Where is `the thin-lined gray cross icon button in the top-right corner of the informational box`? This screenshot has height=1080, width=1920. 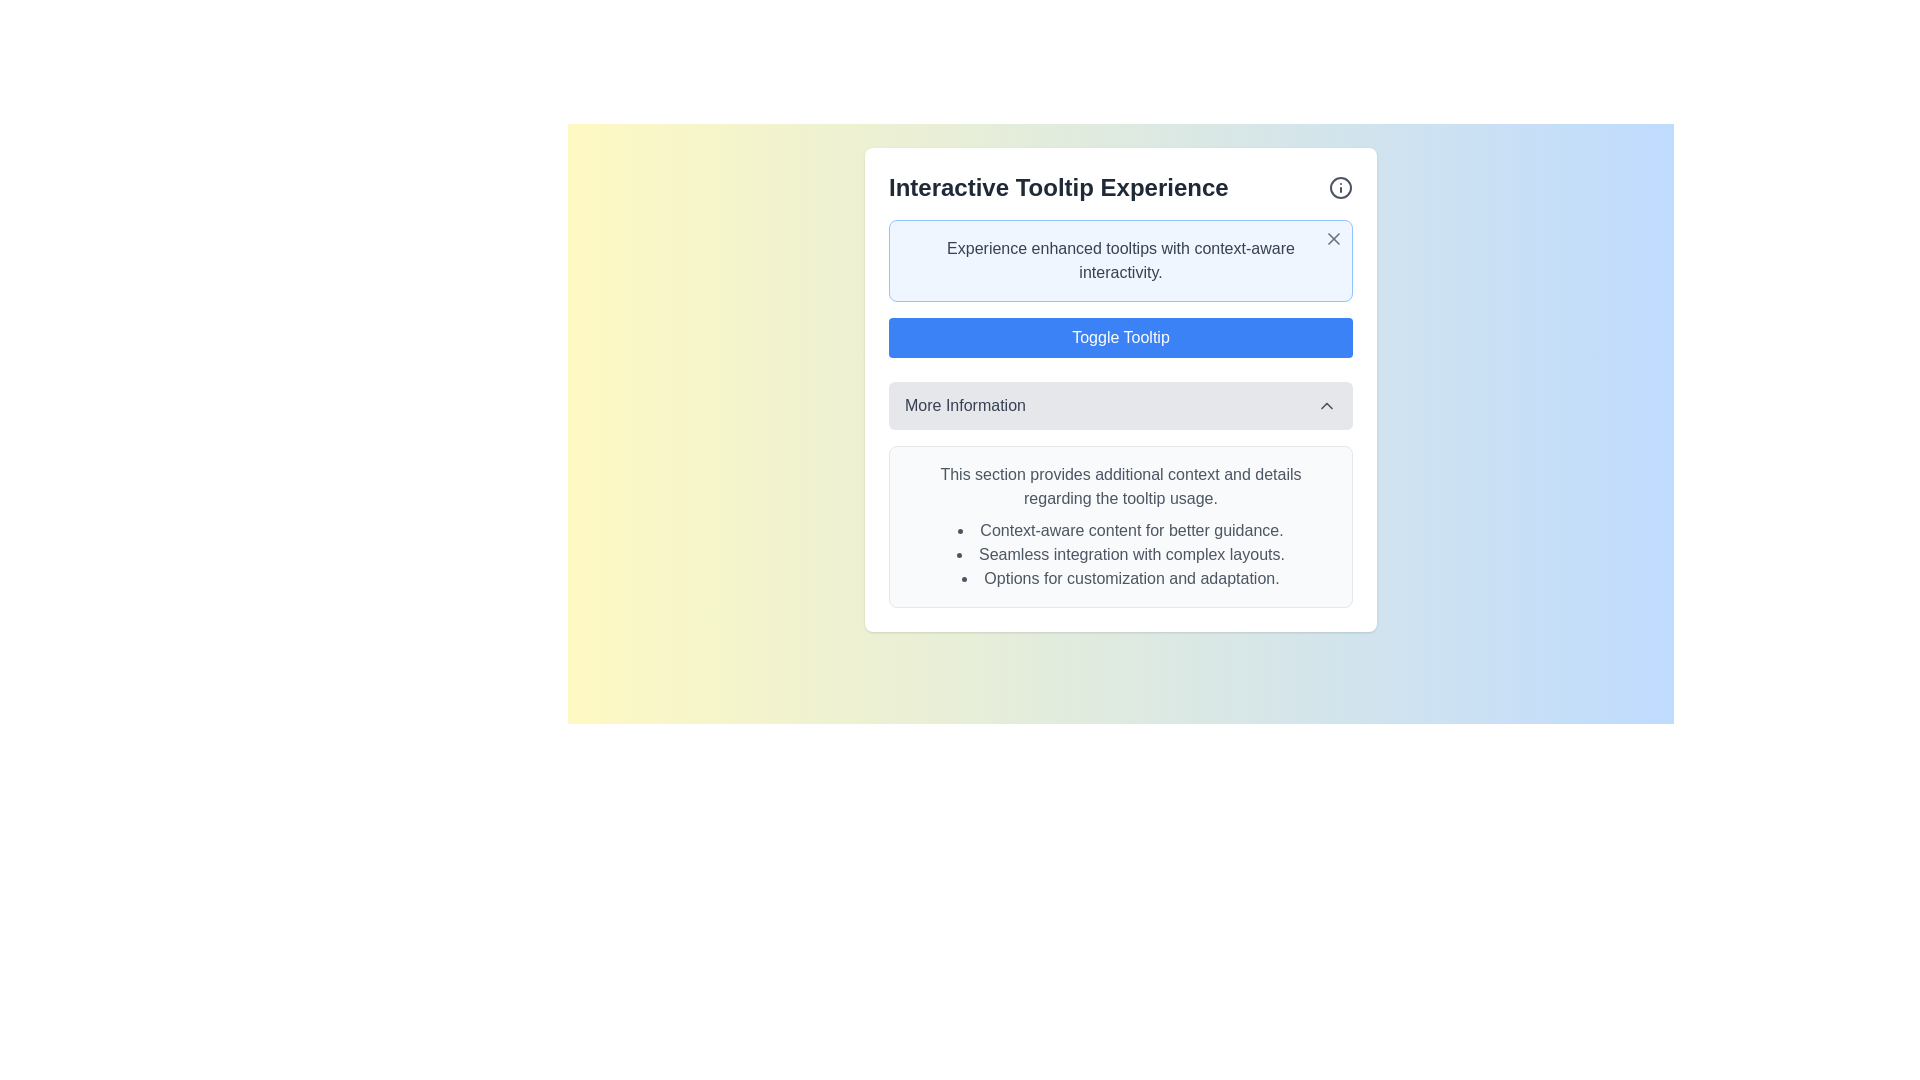
the thin-lined gray cross icon button in the top-right corner of the informational box is located at coordinates (1334, 238).